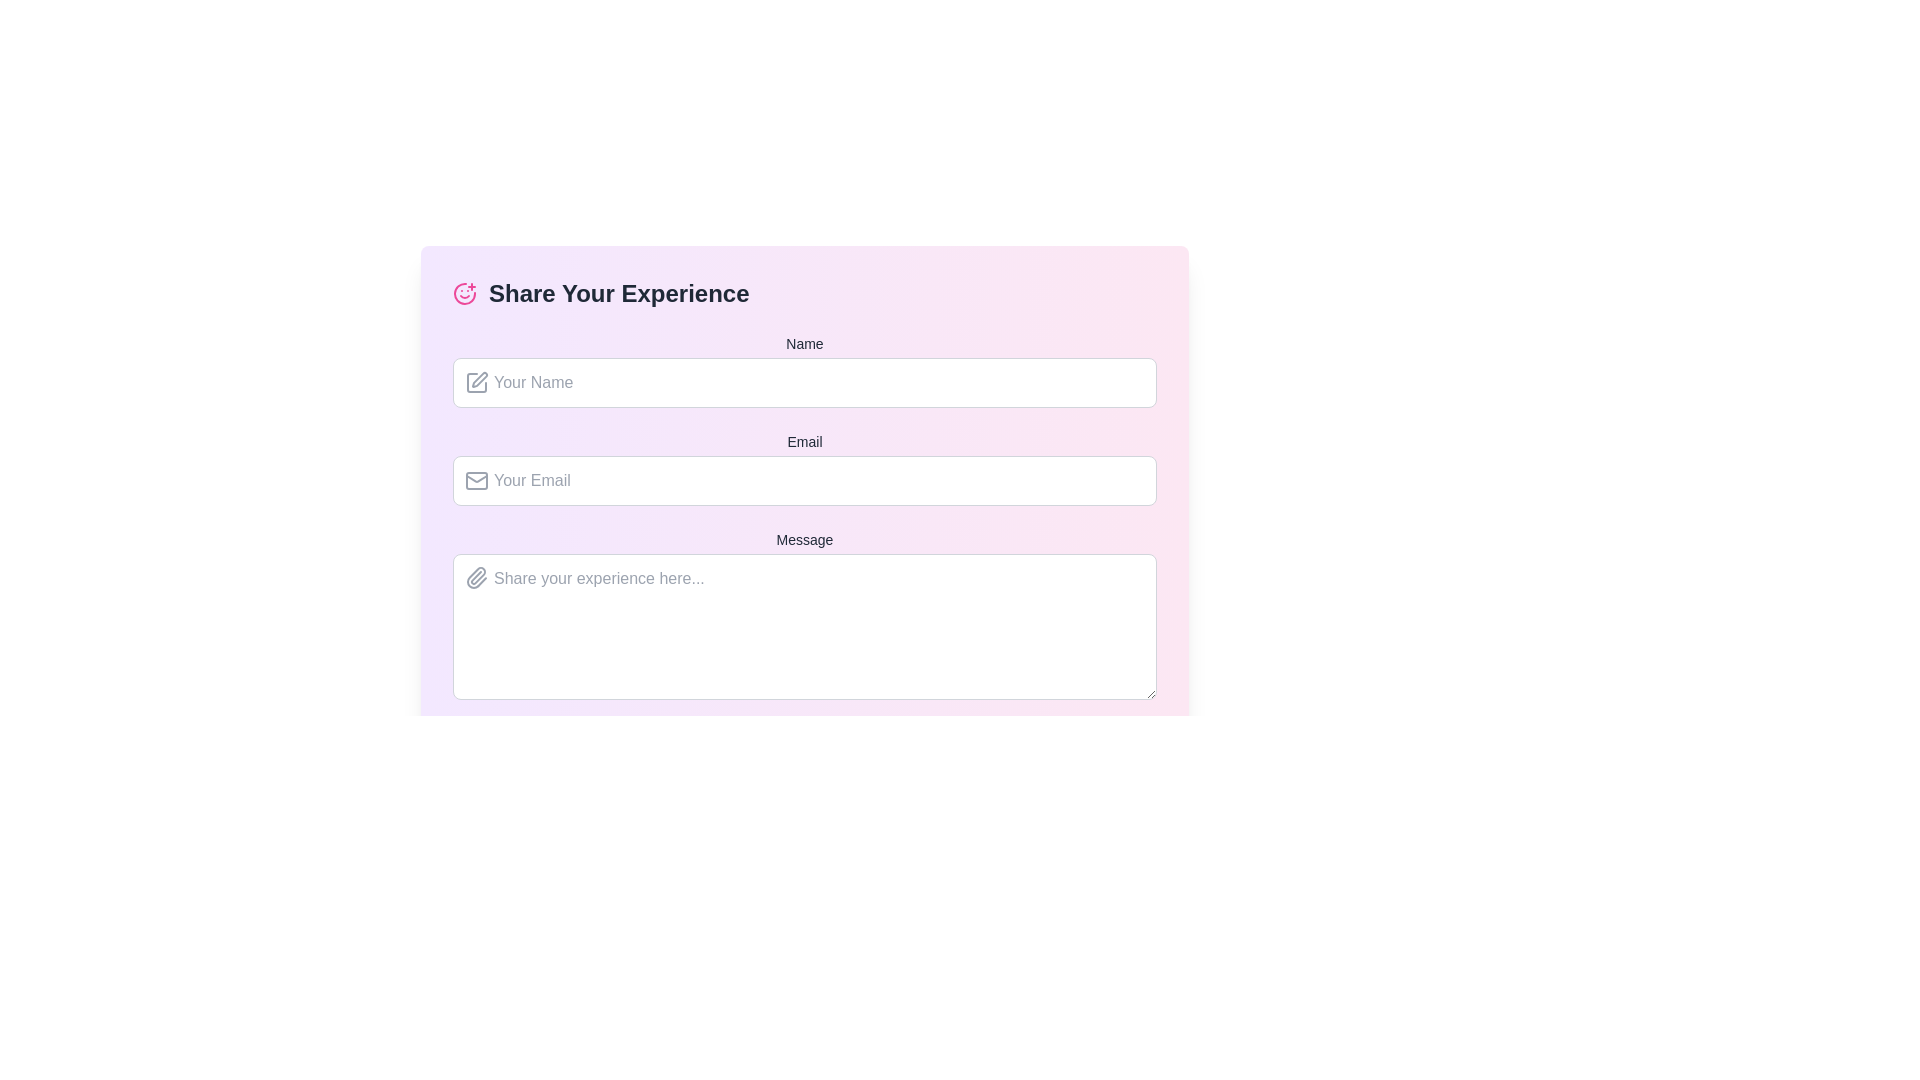 Image resolution: width=1920 pixels, height=1080 pixels. What do you see at coordinates (480, 380) in the screenshot?
I see `the decorative icon located to the left of the 'Your Name' input field at the top-left corner of the form` at bounding box center [480, 380].